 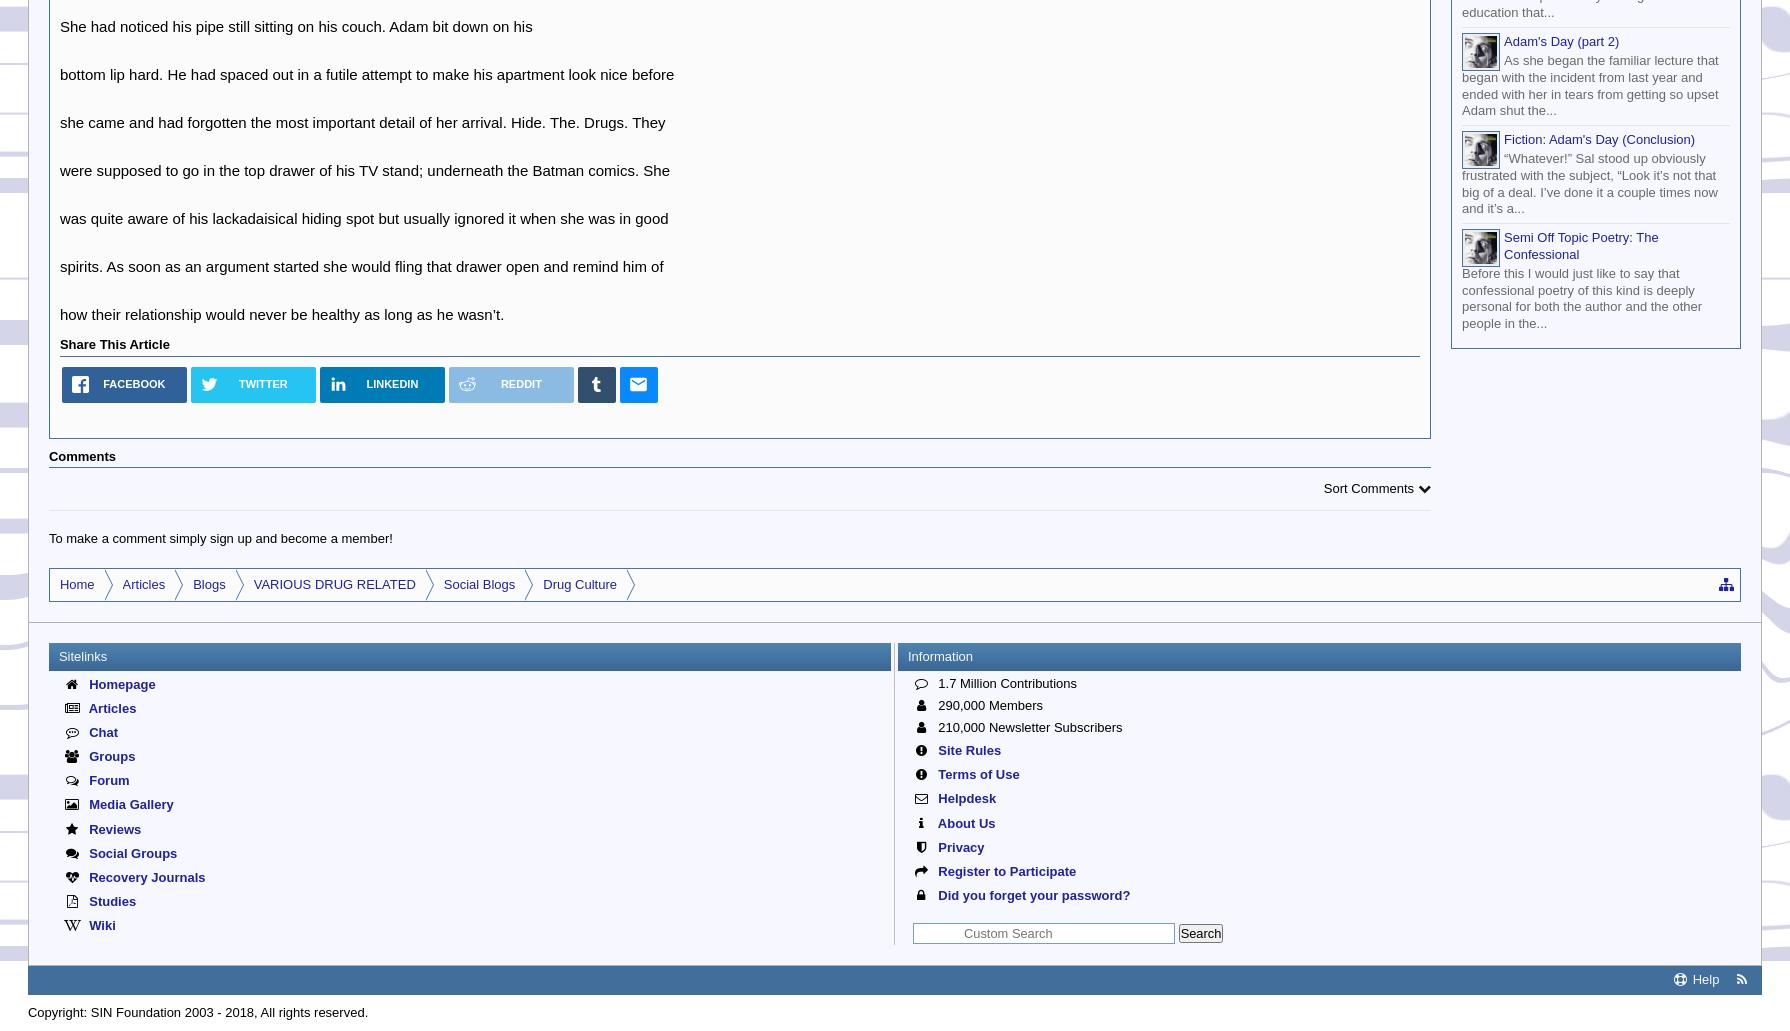 I want to click on 'Reddit', so click(x=519, y=382).